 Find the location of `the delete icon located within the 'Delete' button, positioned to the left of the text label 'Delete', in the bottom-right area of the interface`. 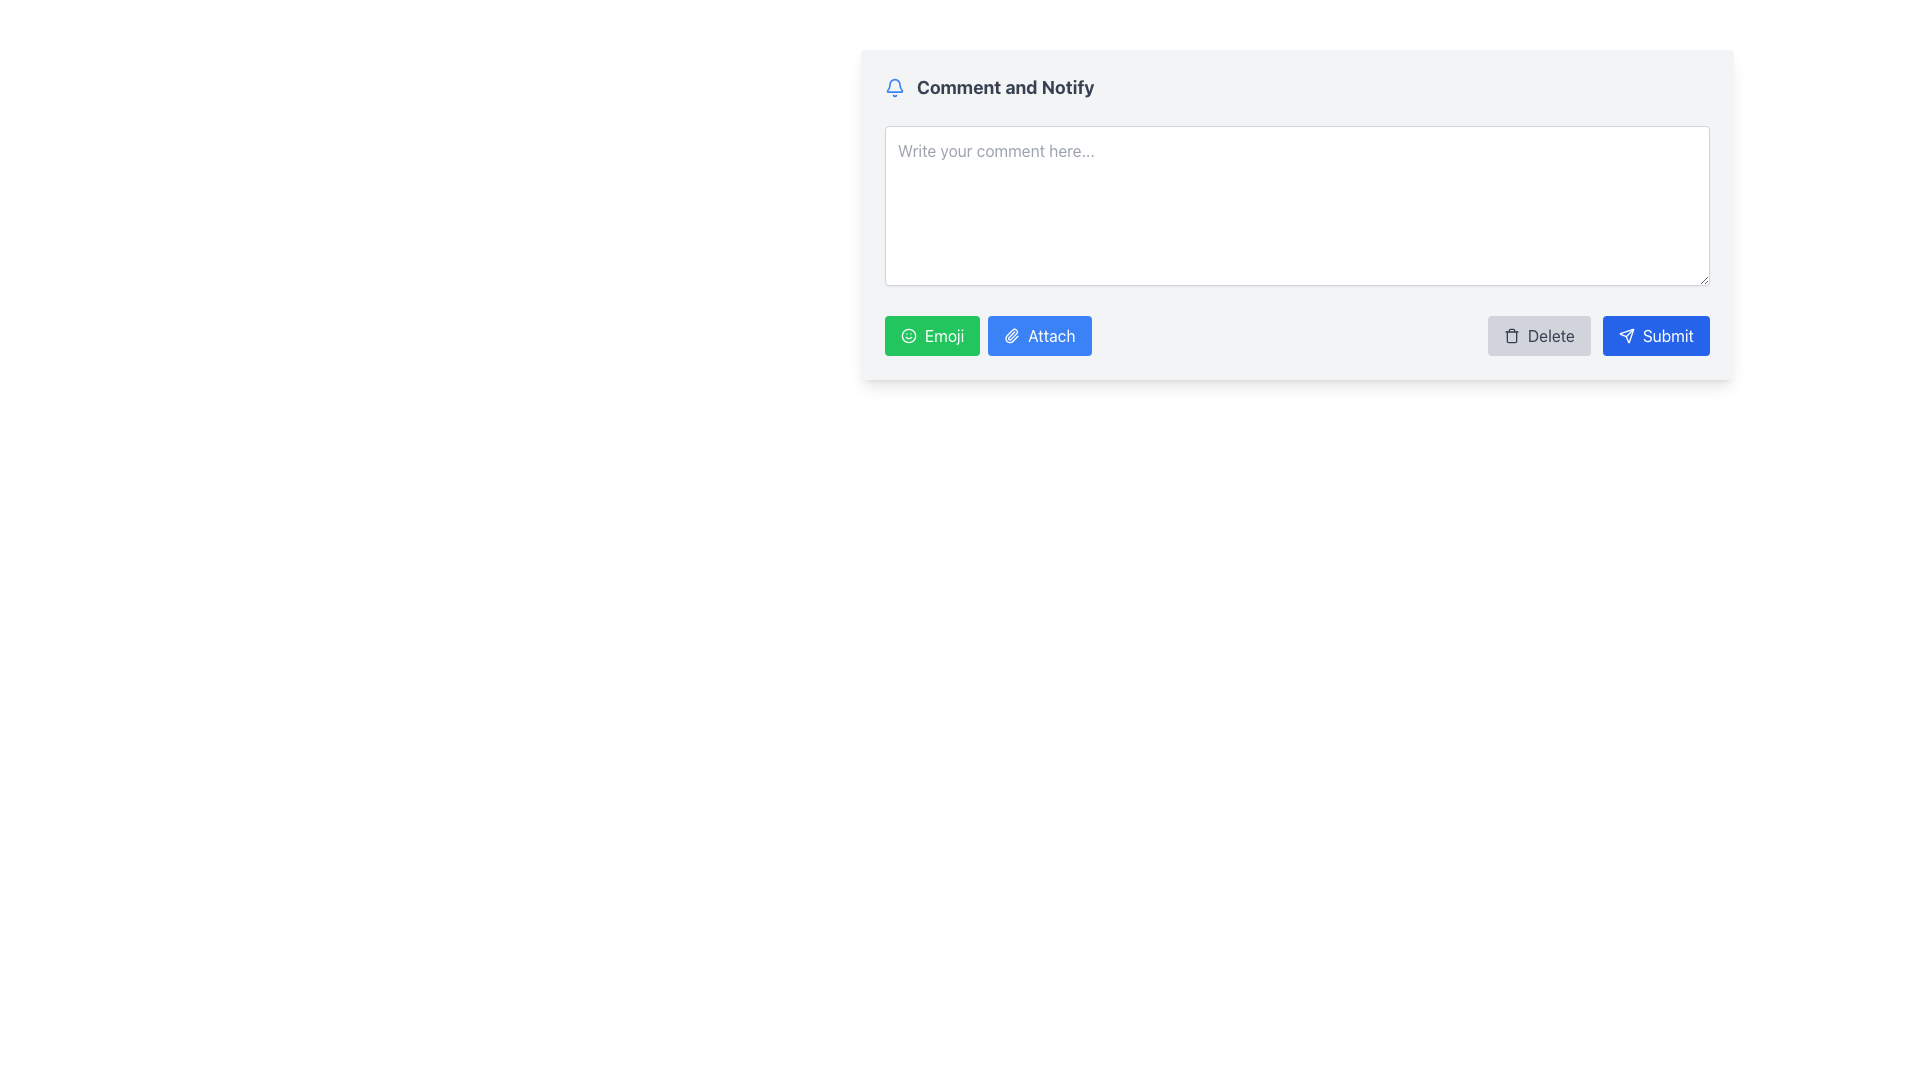

the delete icon located within the 'Delete' button, positioned to the left of the text label 'Delete', in the bottom-right area of the interface is located at coordinates (1512, 334).